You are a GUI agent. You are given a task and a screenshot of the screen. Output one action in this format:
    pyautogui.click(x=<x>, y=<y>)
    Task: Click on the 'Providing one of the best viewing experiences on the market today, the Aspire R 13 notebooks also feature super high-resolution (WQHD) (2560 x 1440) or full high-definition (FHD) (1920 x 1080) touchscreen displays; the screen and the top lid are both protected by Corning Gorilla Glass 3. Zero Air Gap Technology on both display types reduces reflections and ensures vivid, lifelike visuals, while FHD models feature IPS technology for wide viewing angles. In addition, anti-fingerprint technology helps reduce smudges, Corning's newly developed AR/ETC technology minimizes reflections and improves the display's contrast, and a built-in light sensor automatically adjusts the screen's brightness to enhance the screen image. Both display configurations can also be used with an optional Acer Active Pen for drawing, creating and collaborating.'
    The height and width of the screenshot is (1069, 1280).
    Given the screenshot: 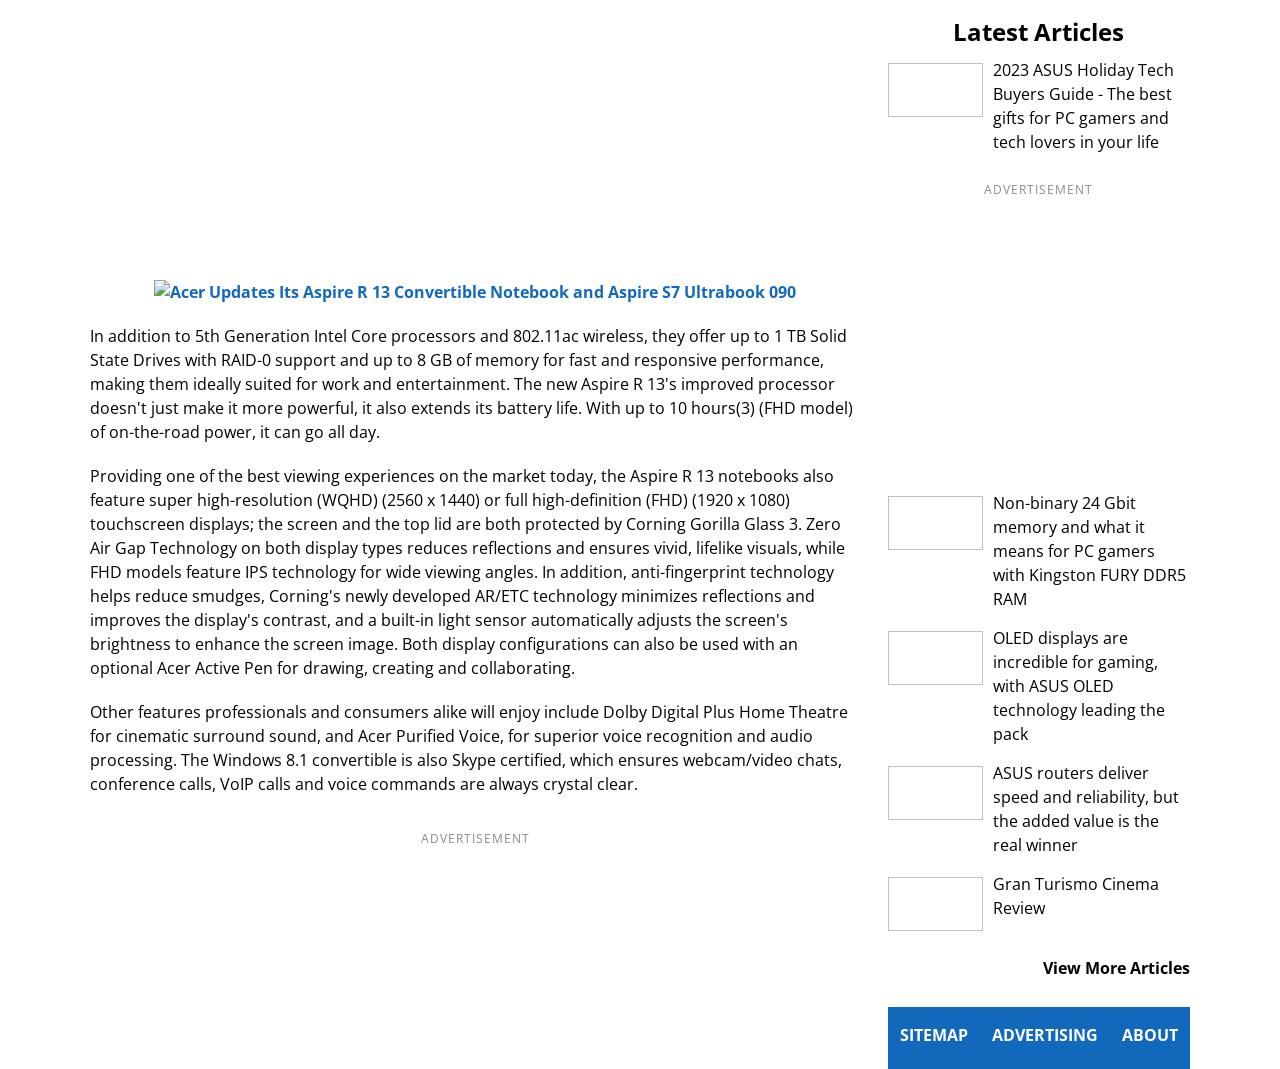 What is the action you would take?
    pyautogui.click(x=466, y=572)
    